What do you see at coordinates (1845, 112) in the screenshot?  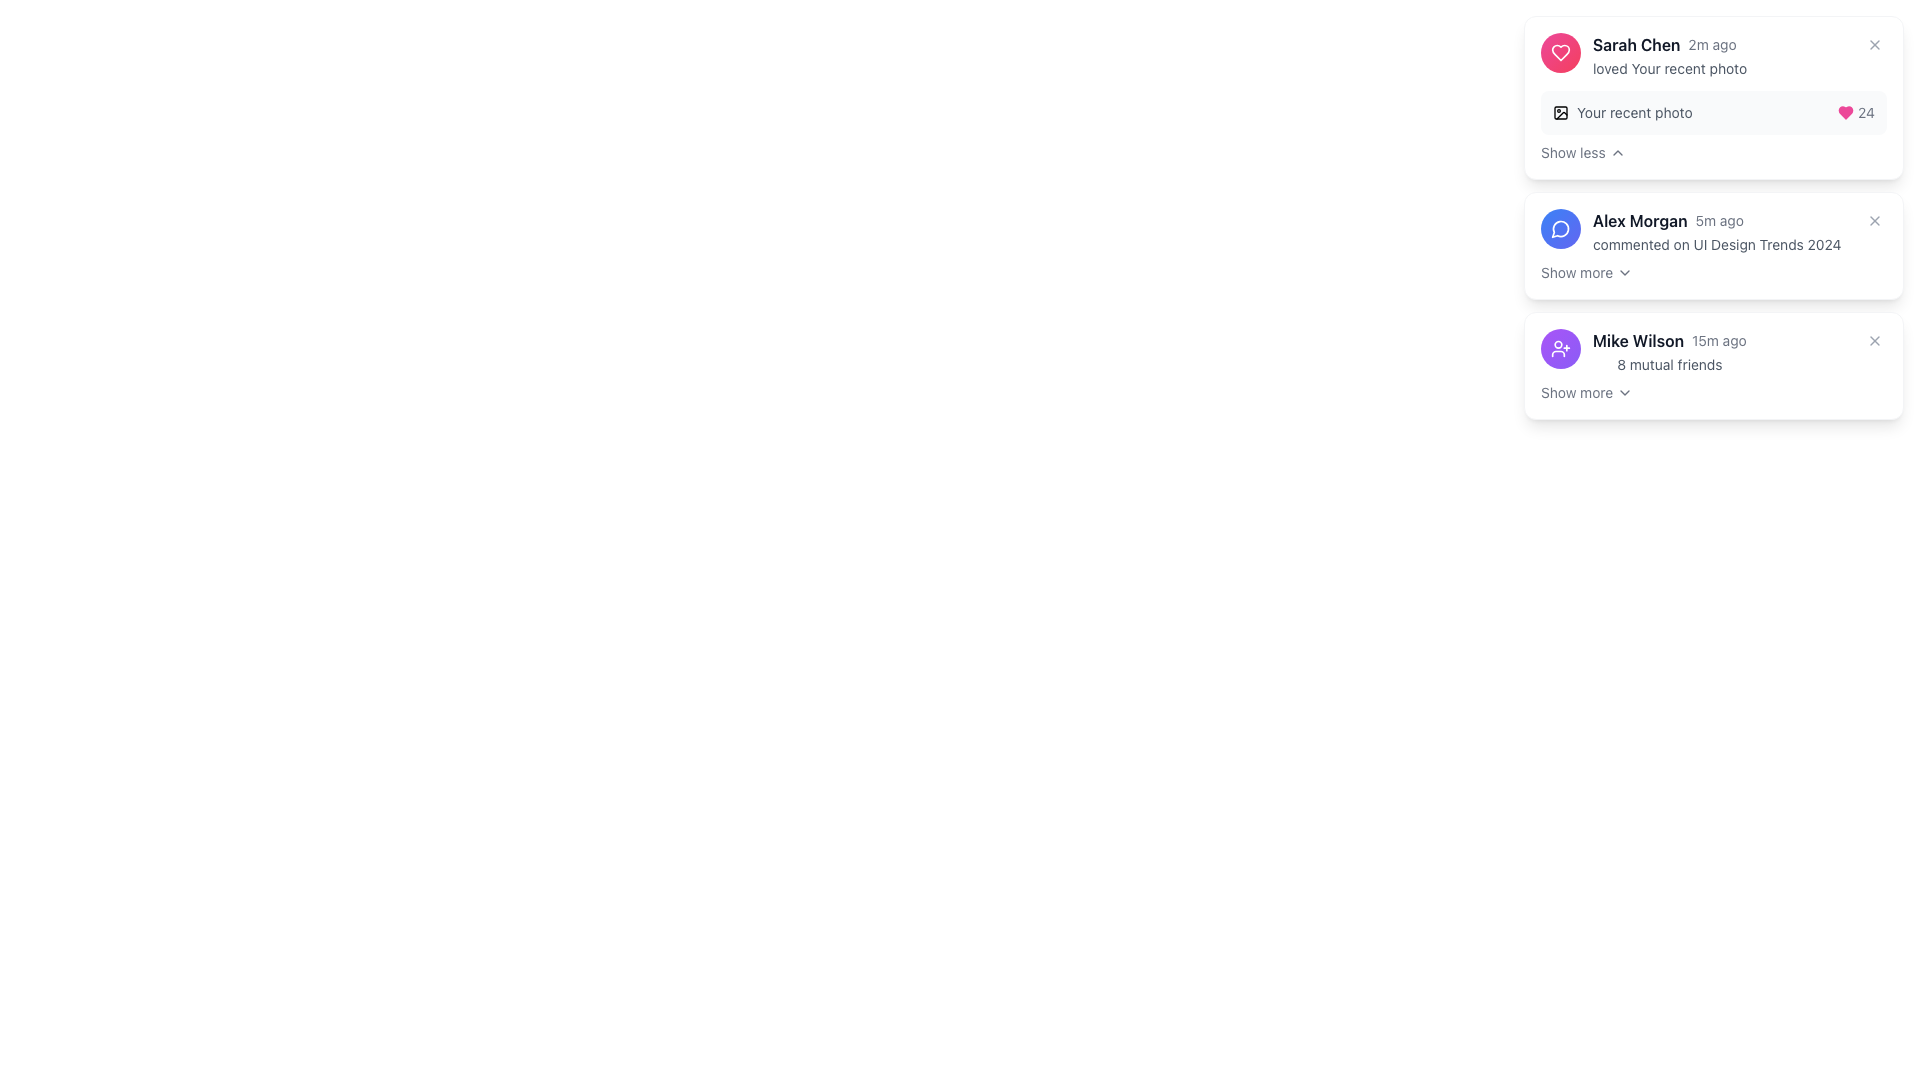 I see `the heart-shaped pink icon representing 'like' or 'love' for 'Sarah Chen' located in the top-left corner of her notification card` at bounding box center [1845, 112].